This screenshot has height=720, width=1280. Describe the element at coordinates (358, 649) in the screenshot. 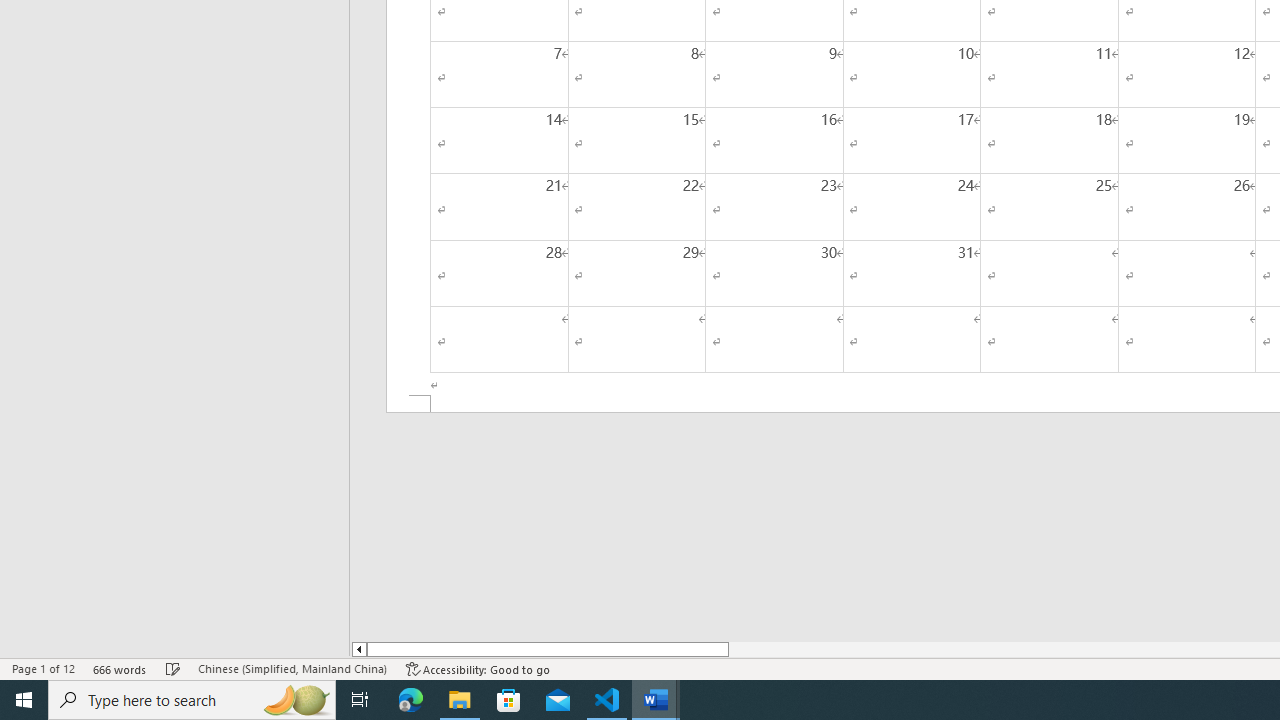

I see `'Column left'` at that location.